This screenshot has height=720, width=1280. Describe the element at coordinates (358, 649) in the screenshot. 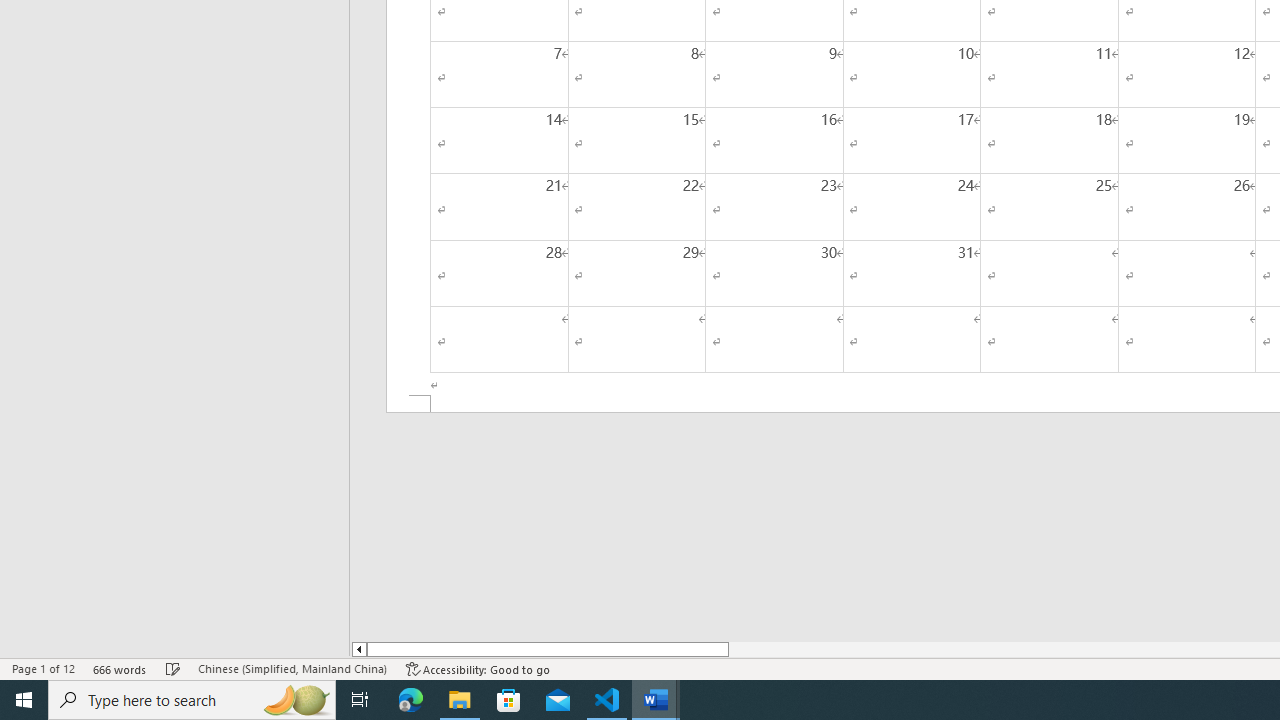

I see `'Column left'` at that location.